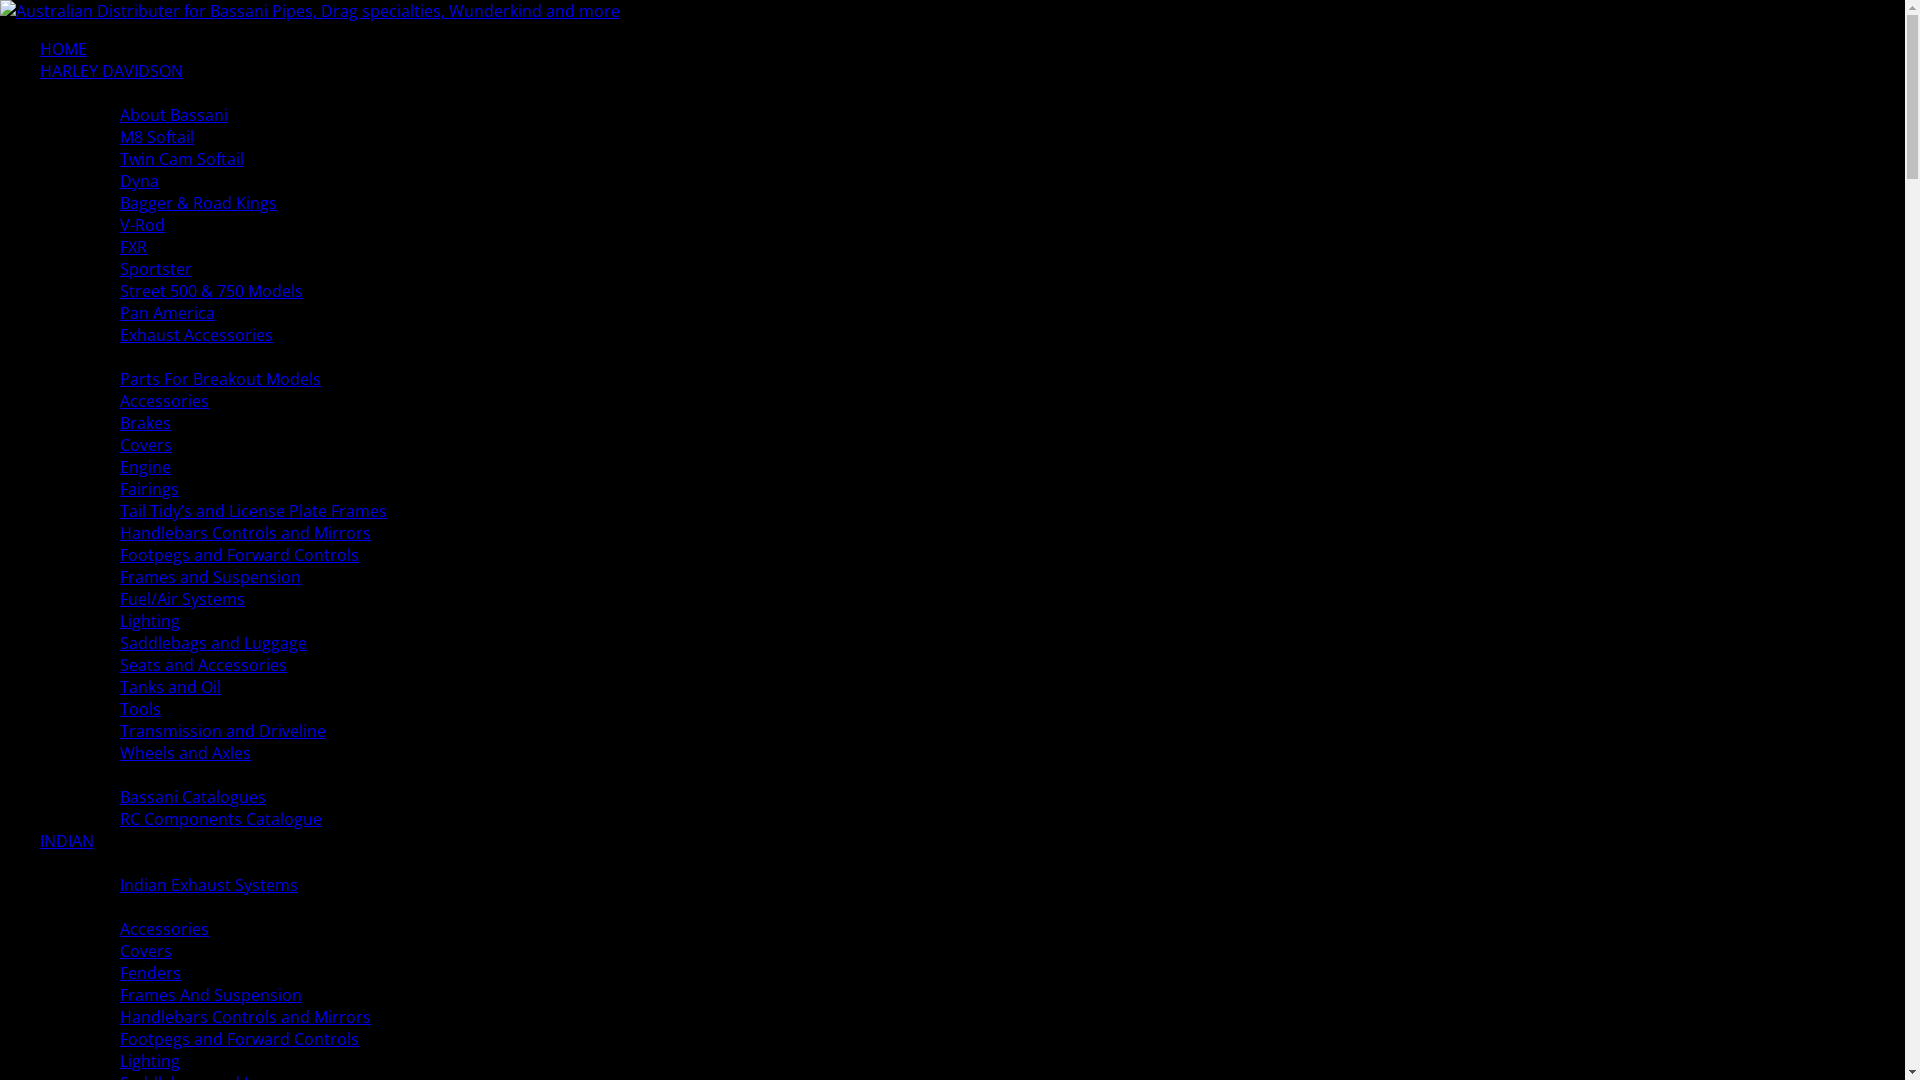 The height and width of the screenshot is (1080, 1920). Describe the element at coordinates (119, 466) in the screenshot. I see `'Engine'` at that location.